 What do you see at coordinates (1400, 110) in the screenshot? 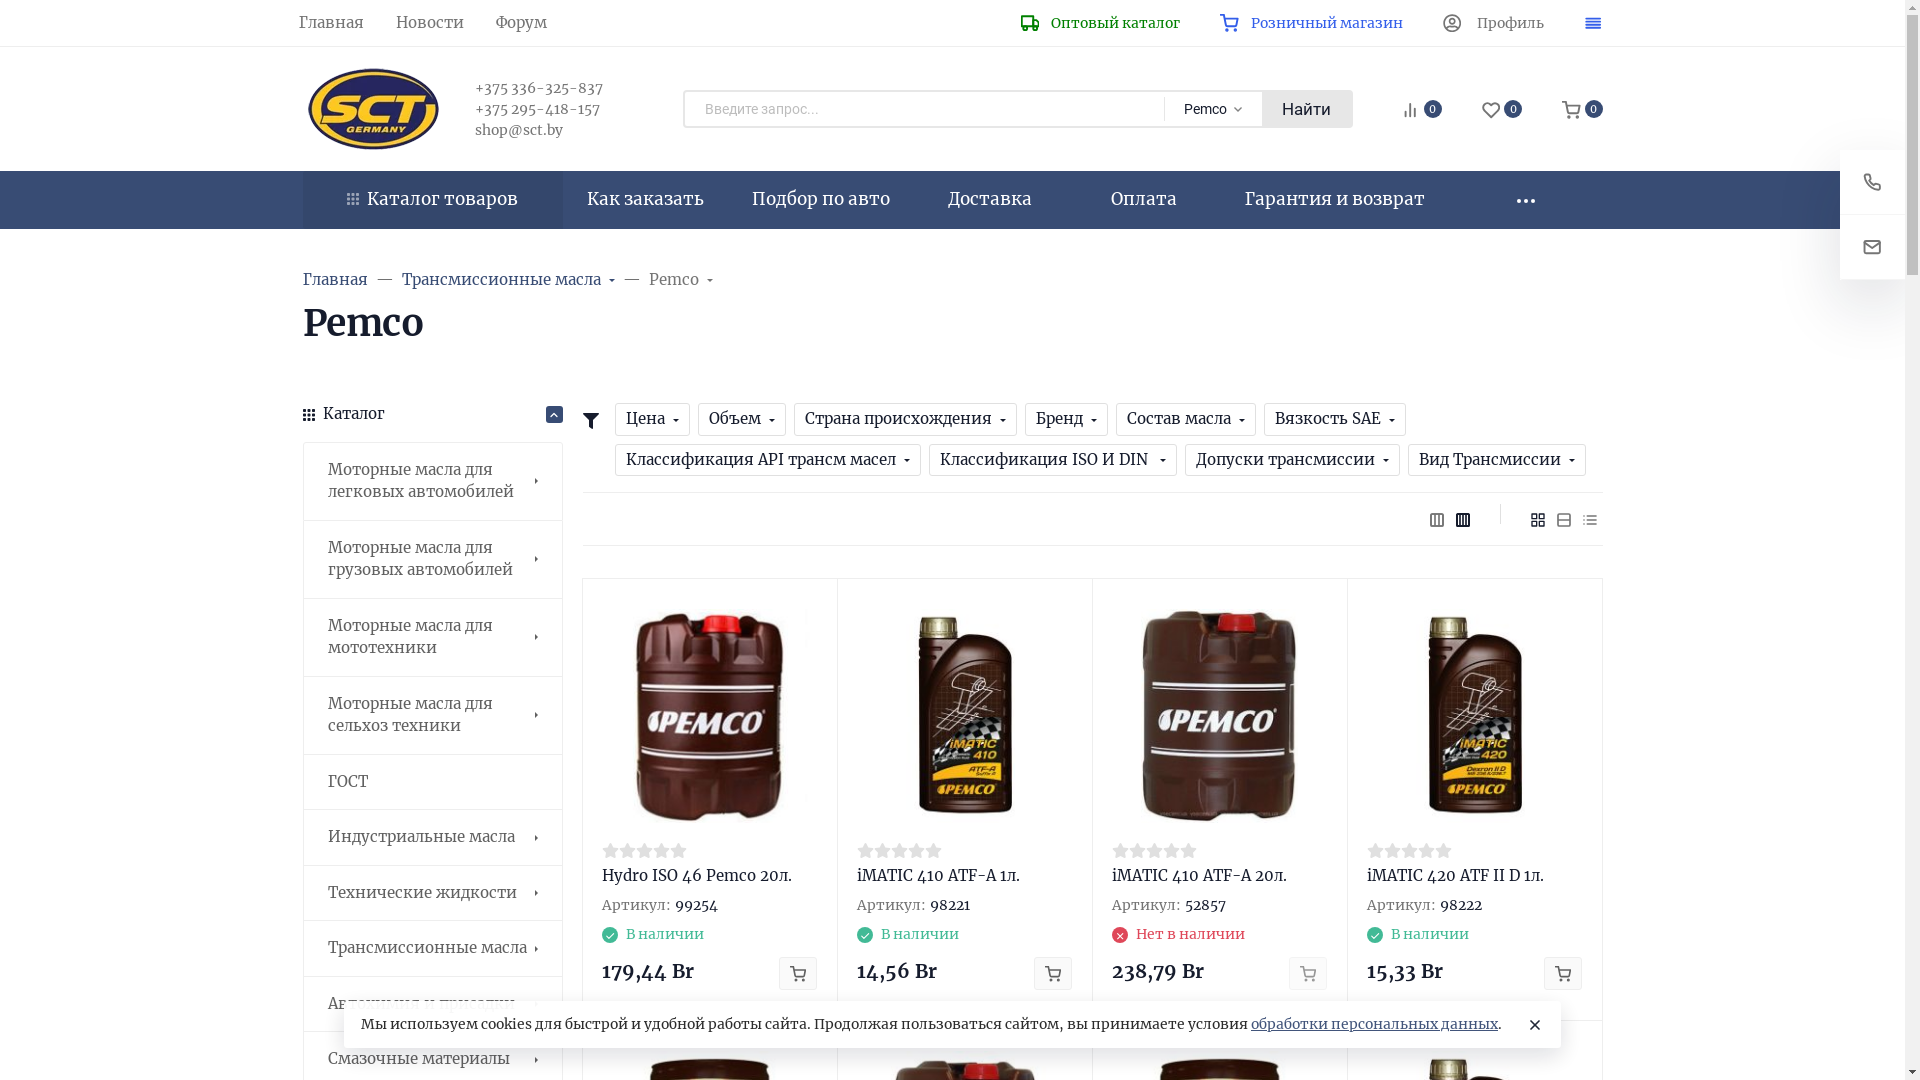
I see `'0'` at bounding box center [1400, 110].